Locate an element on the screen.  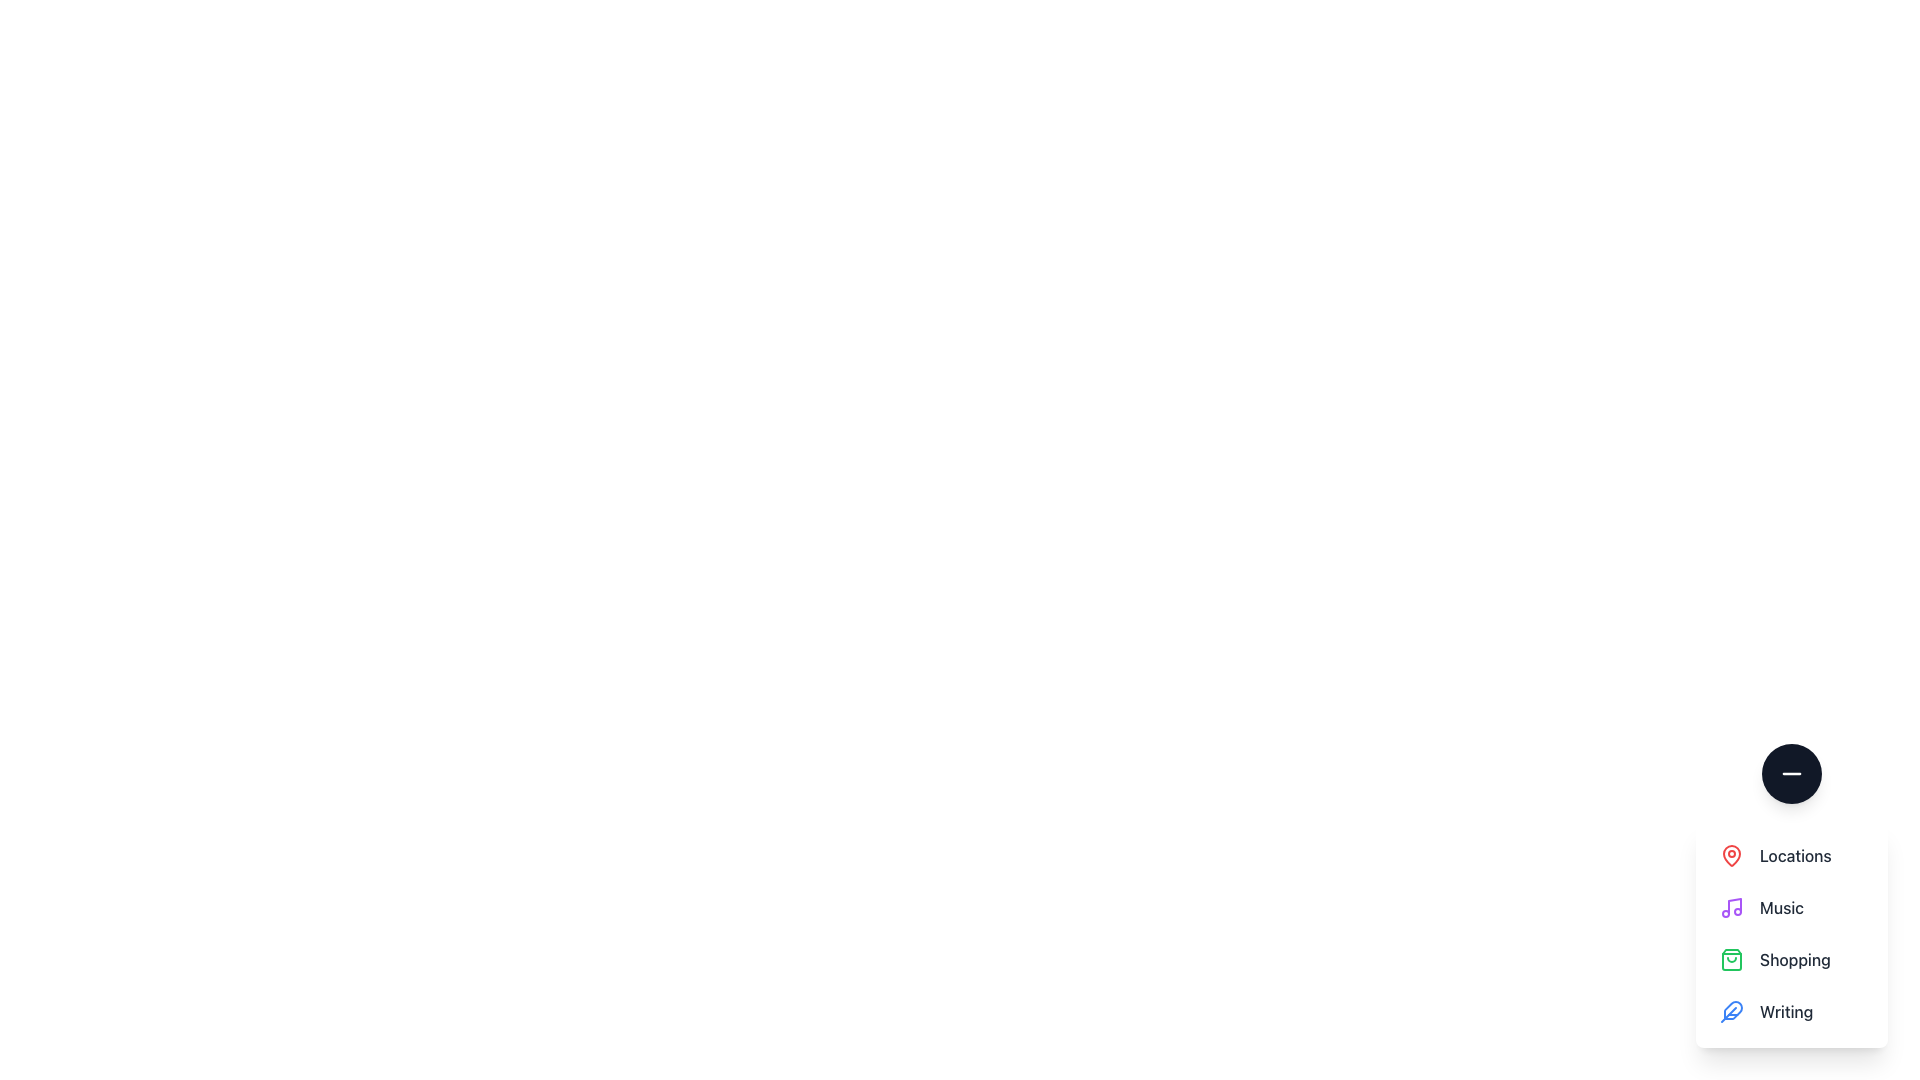
the icon in the fourth interactive menu item located at the bottom of the vertical list is located at coordinates (1732, 1010).